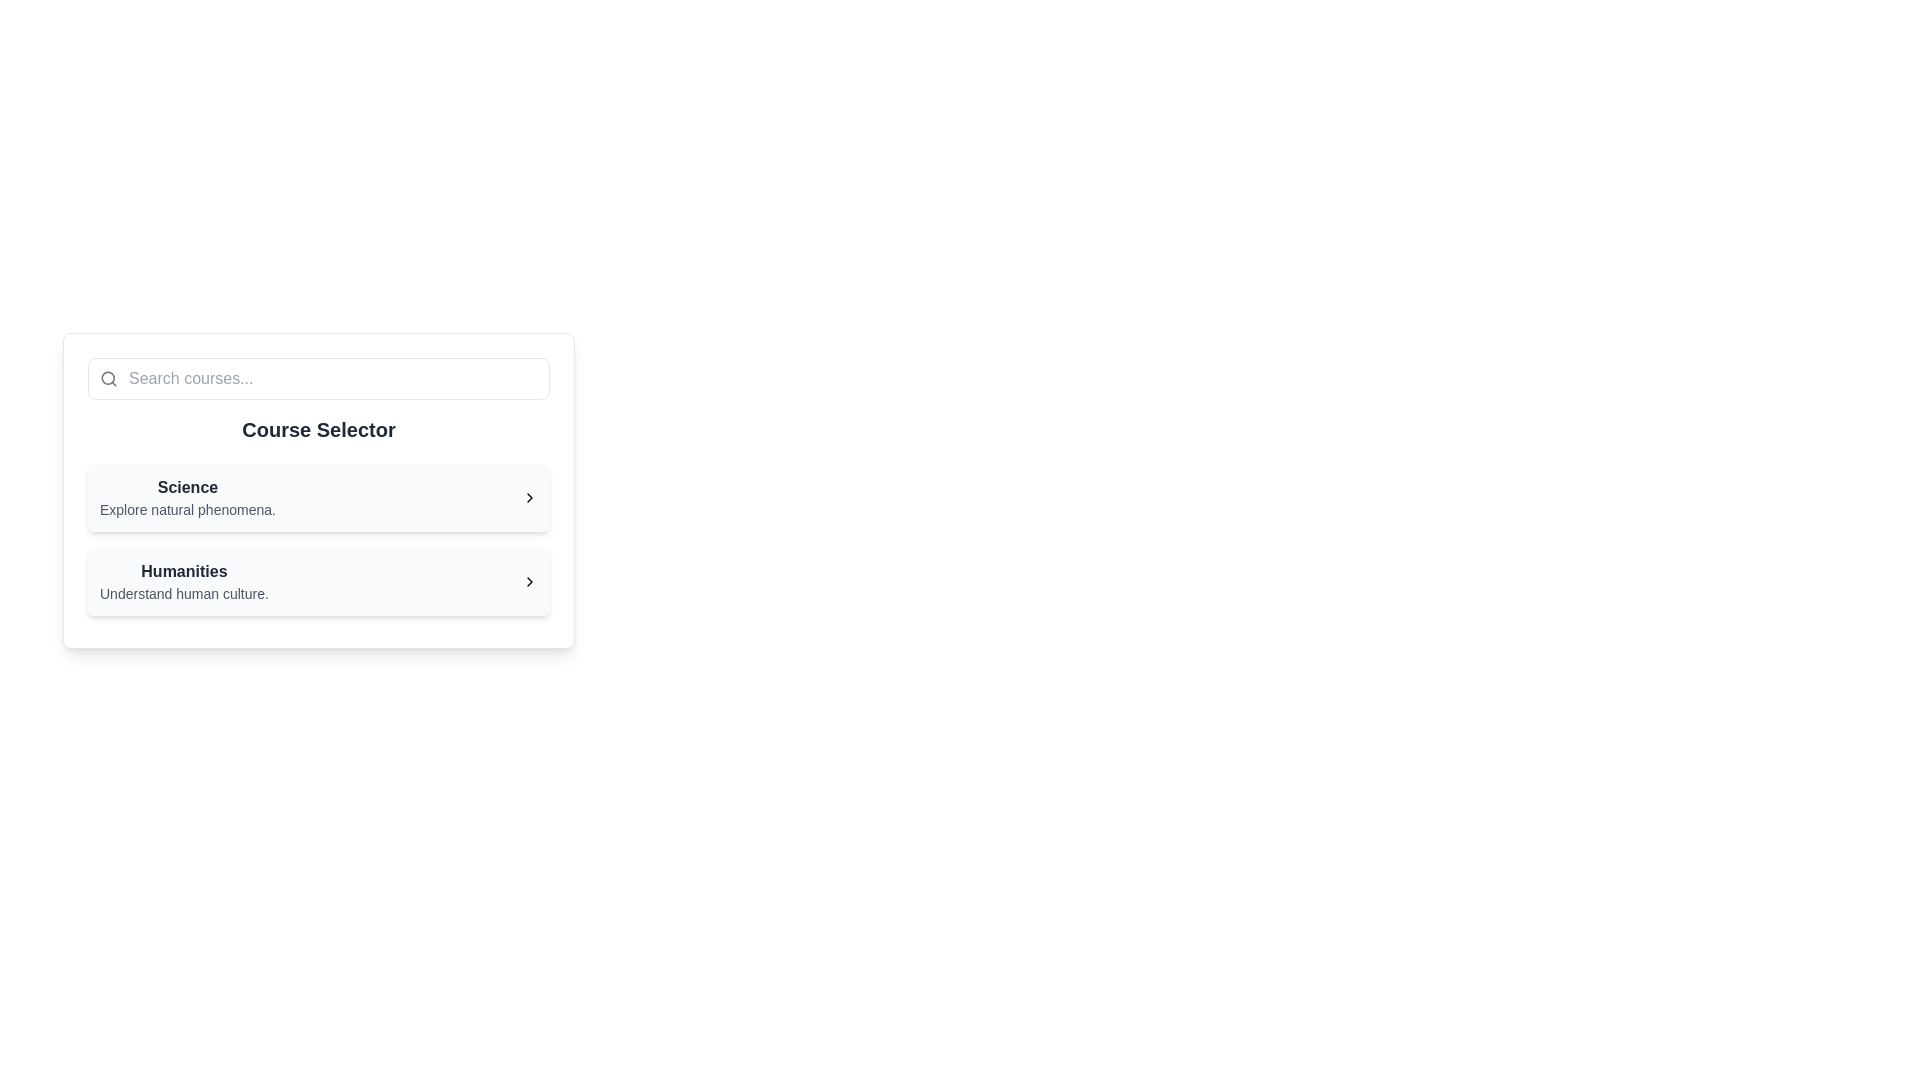  I want to click on keyboard navigation, so click(184, 582).